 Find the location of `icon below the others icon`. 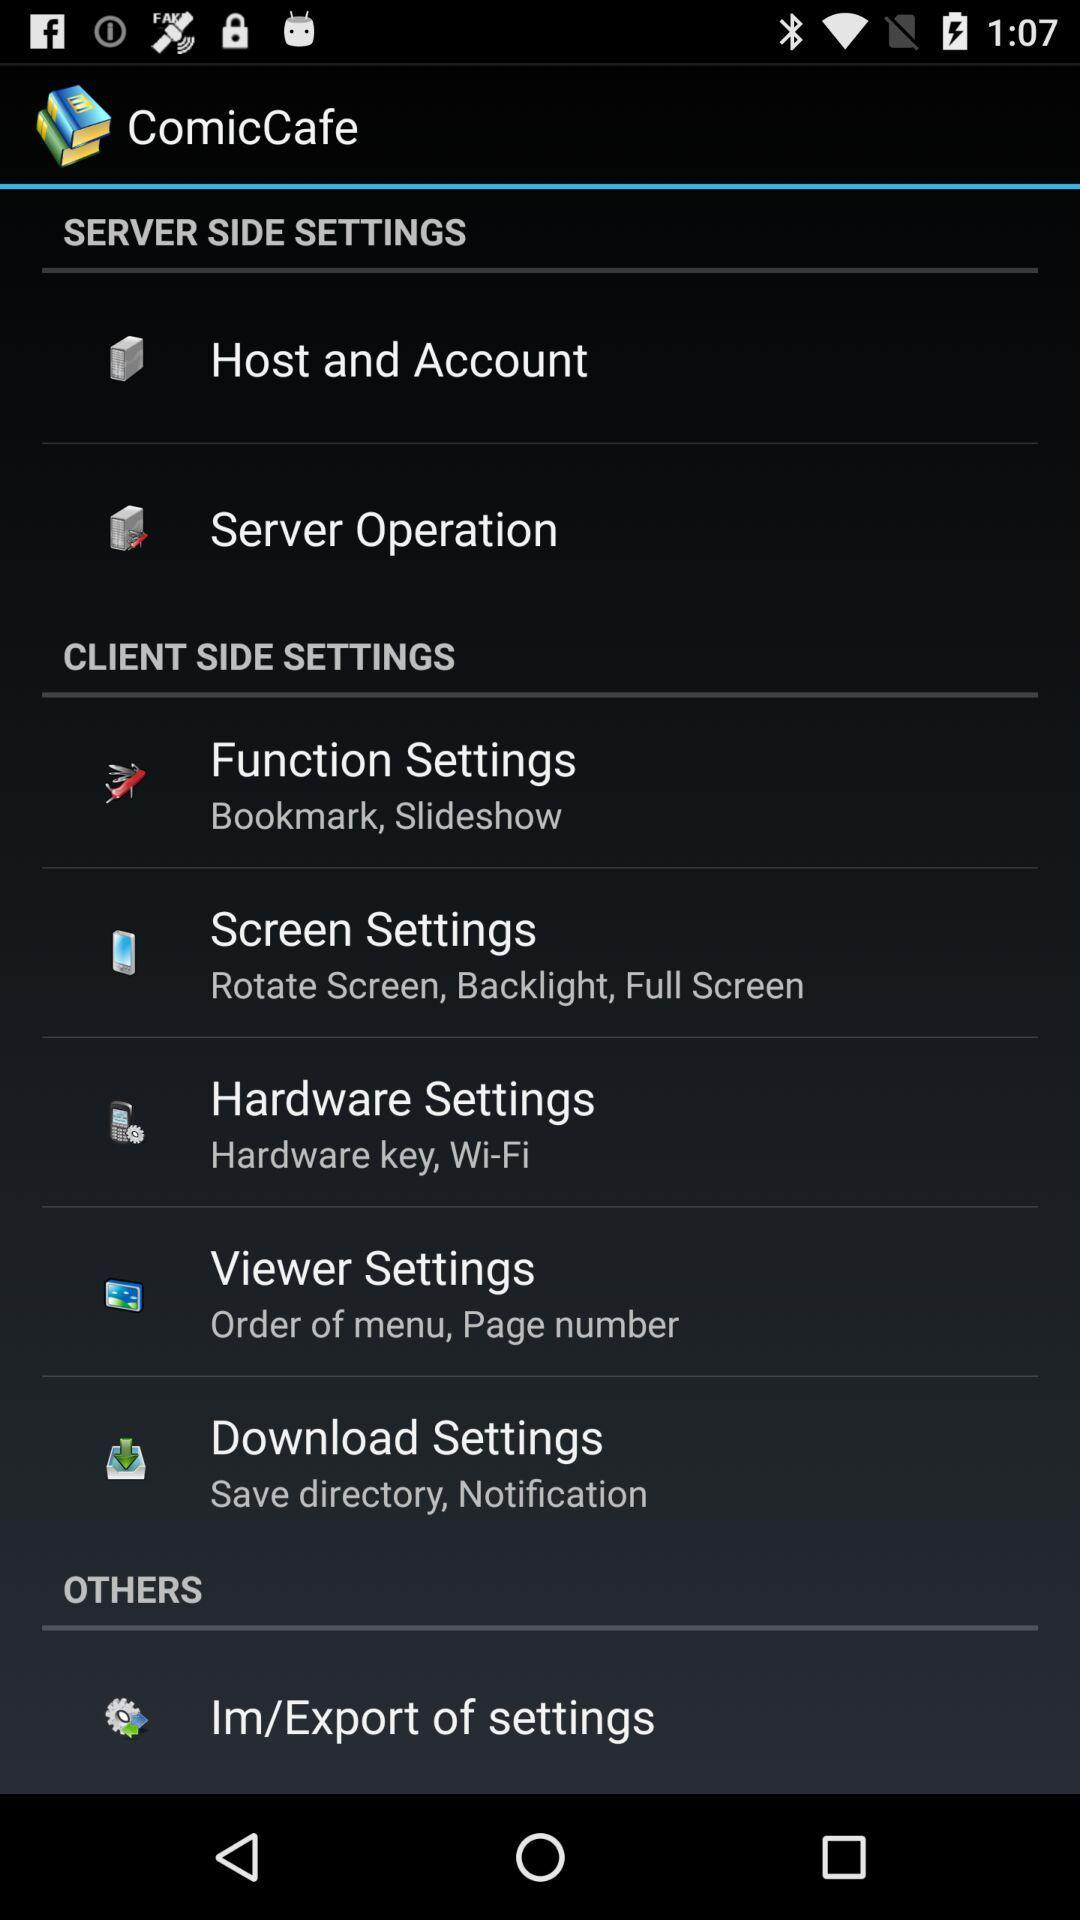

icon below the others icon is located at coordinates (431, 1714).